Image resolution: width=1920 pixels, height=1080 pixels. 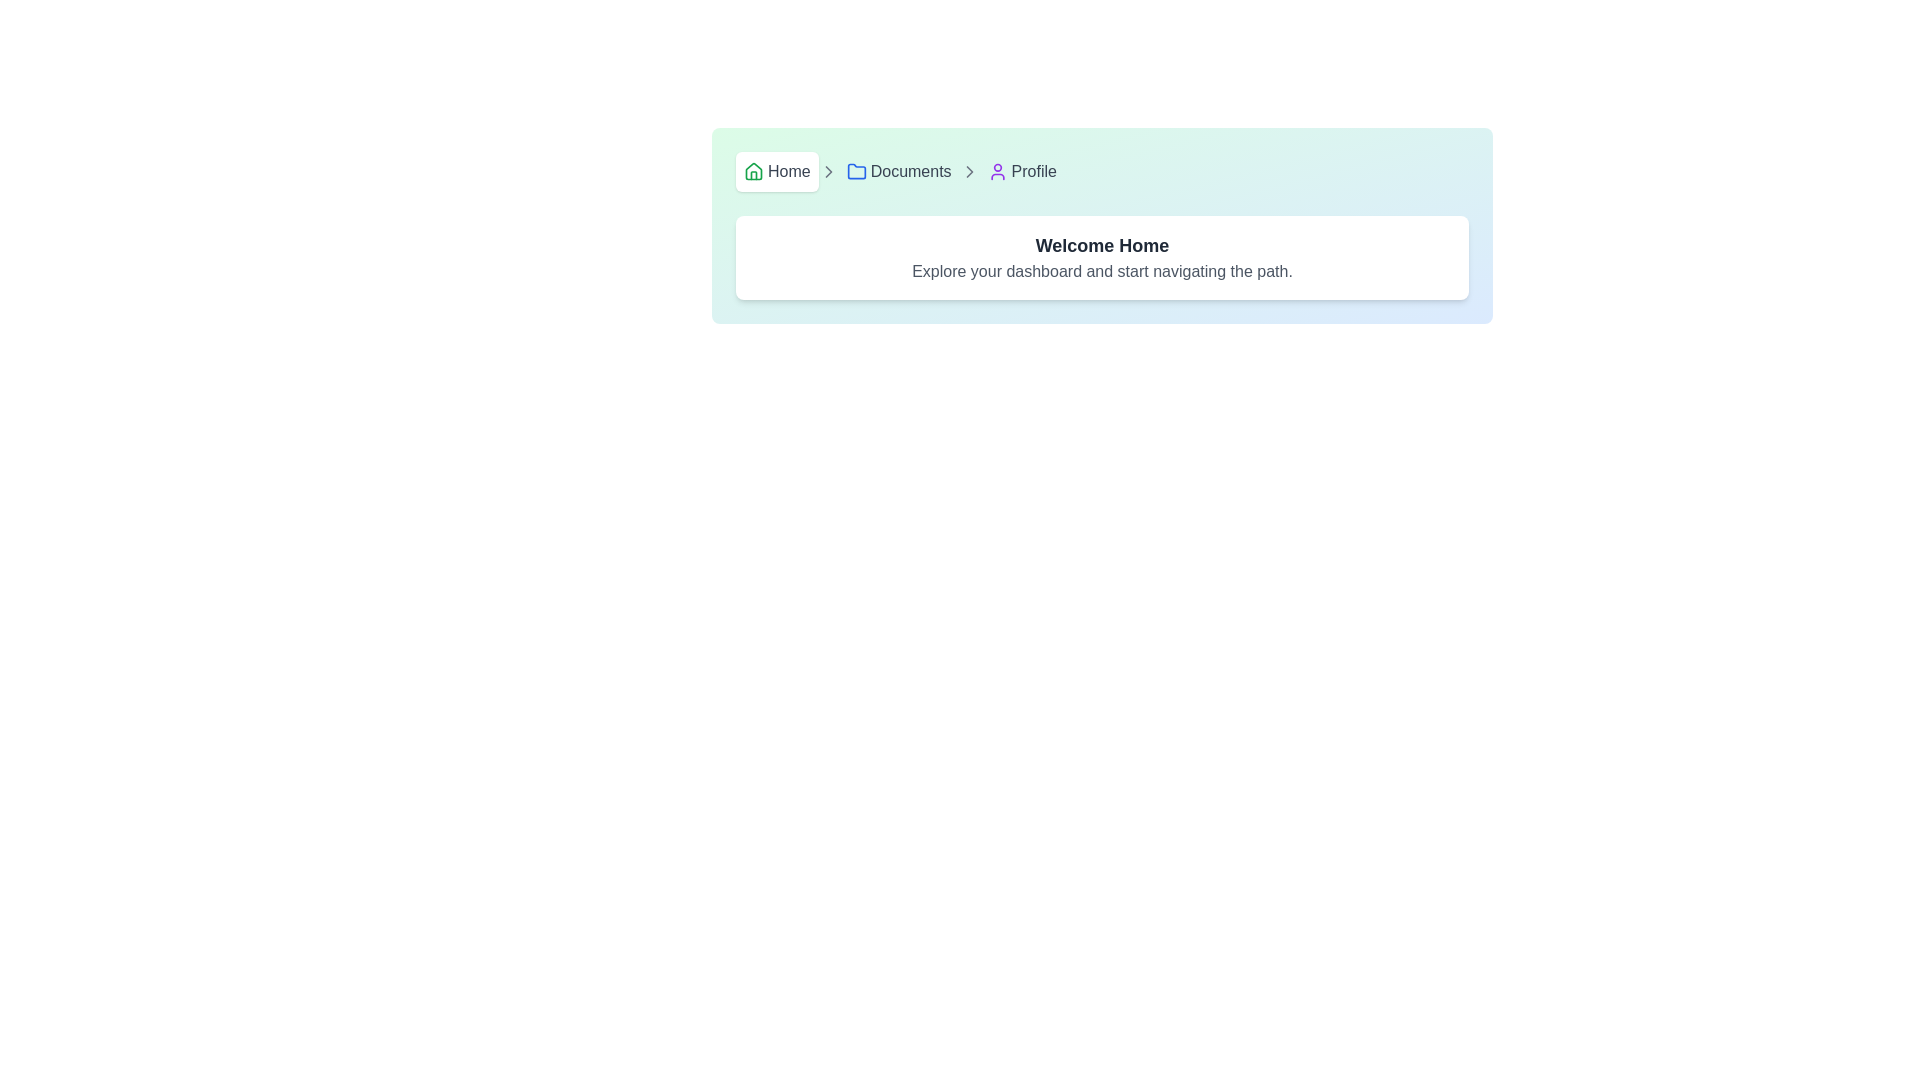 I want to click on the navigational button in the breadcrumb navigation bar that leads to the 'Documents' section of the application, so click(x=897, y=171).